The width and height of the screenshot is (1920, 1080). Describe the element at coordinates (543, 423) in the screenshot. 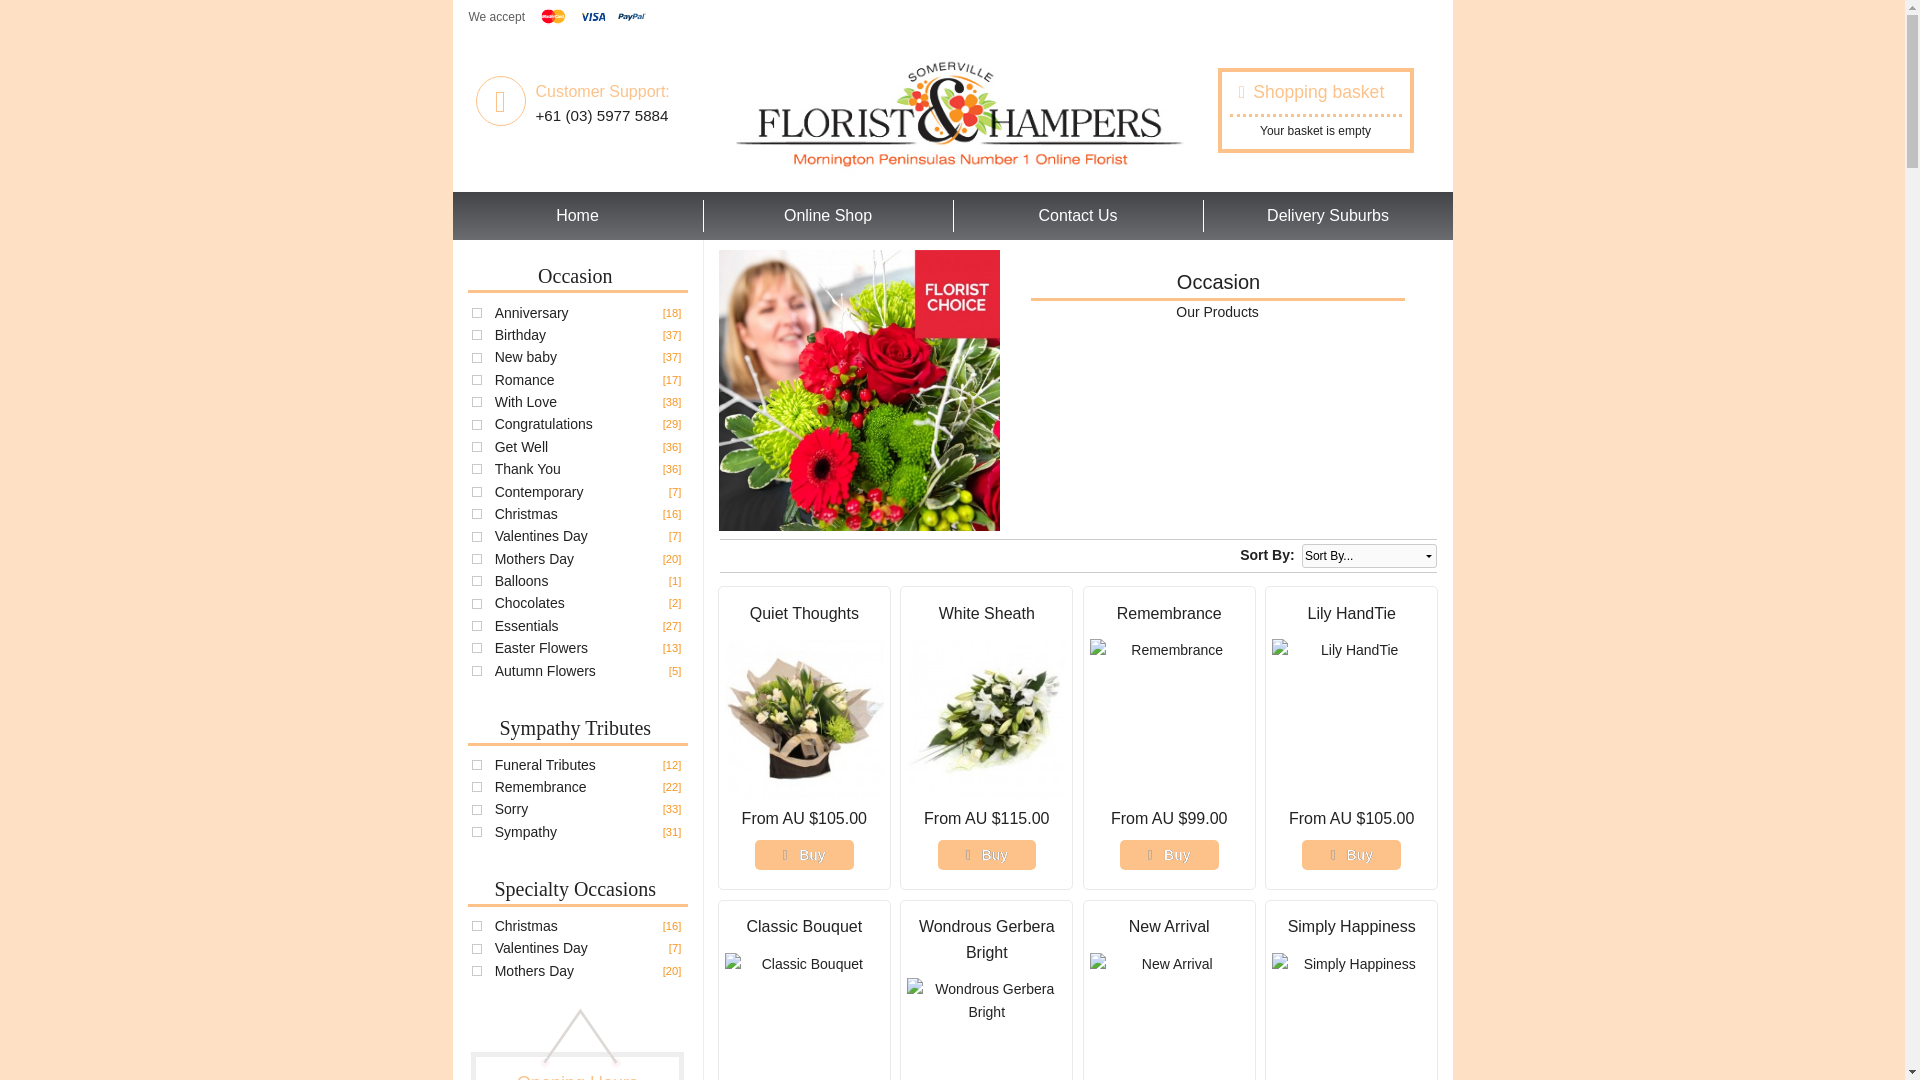

I see `'Congratulations` at that location.